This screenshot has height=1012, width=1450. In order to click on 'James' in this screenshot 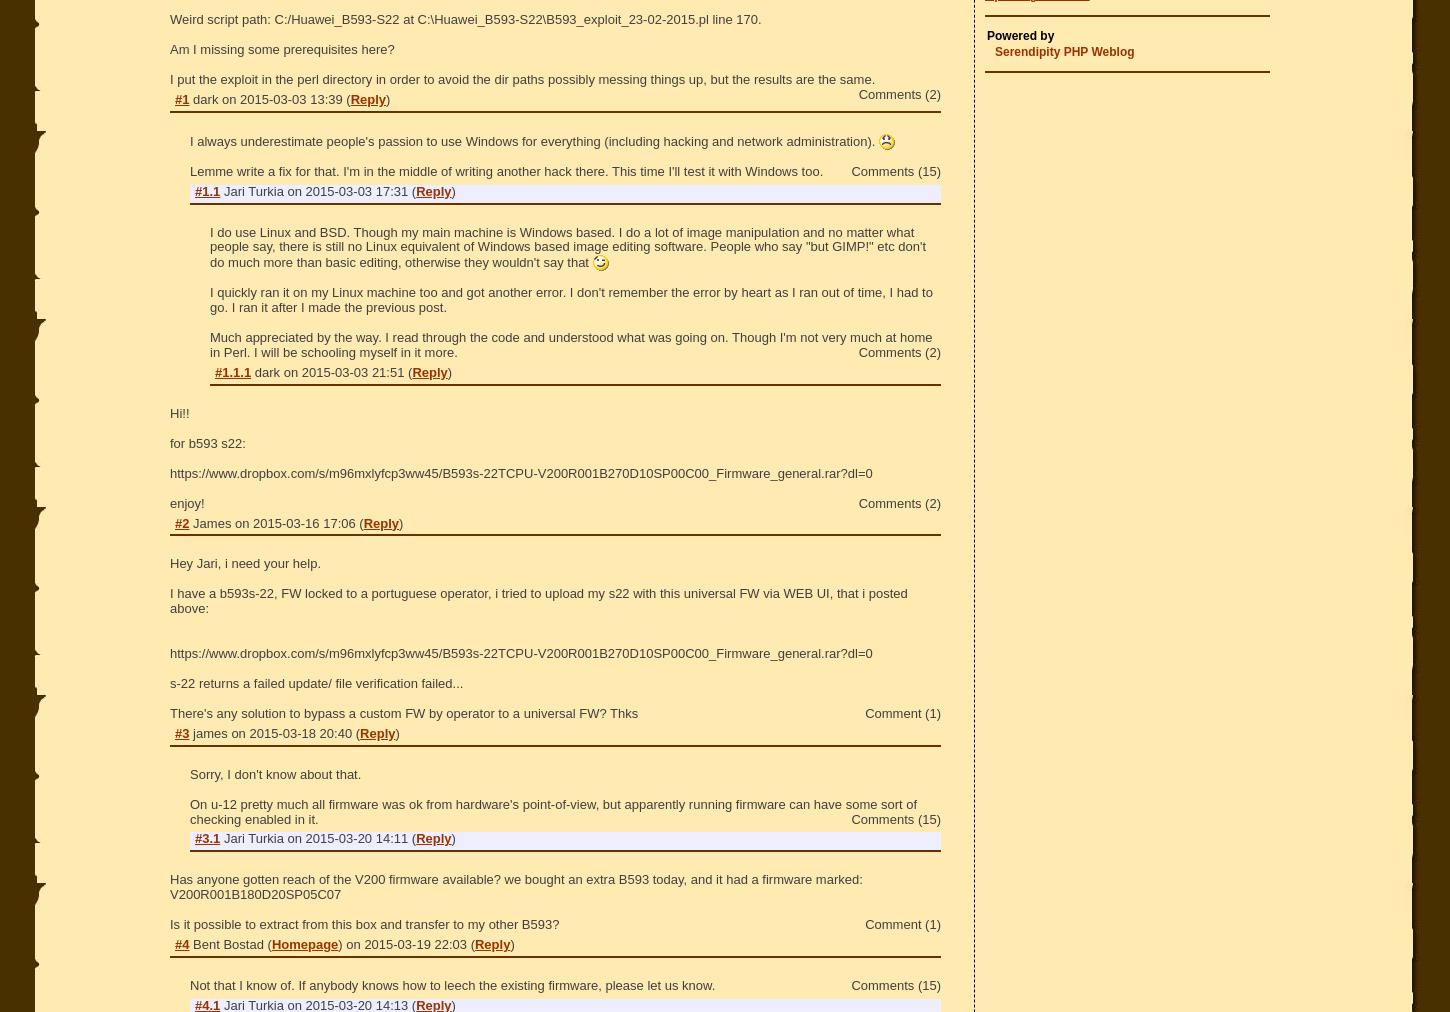, I will do `click(213, 521)`.